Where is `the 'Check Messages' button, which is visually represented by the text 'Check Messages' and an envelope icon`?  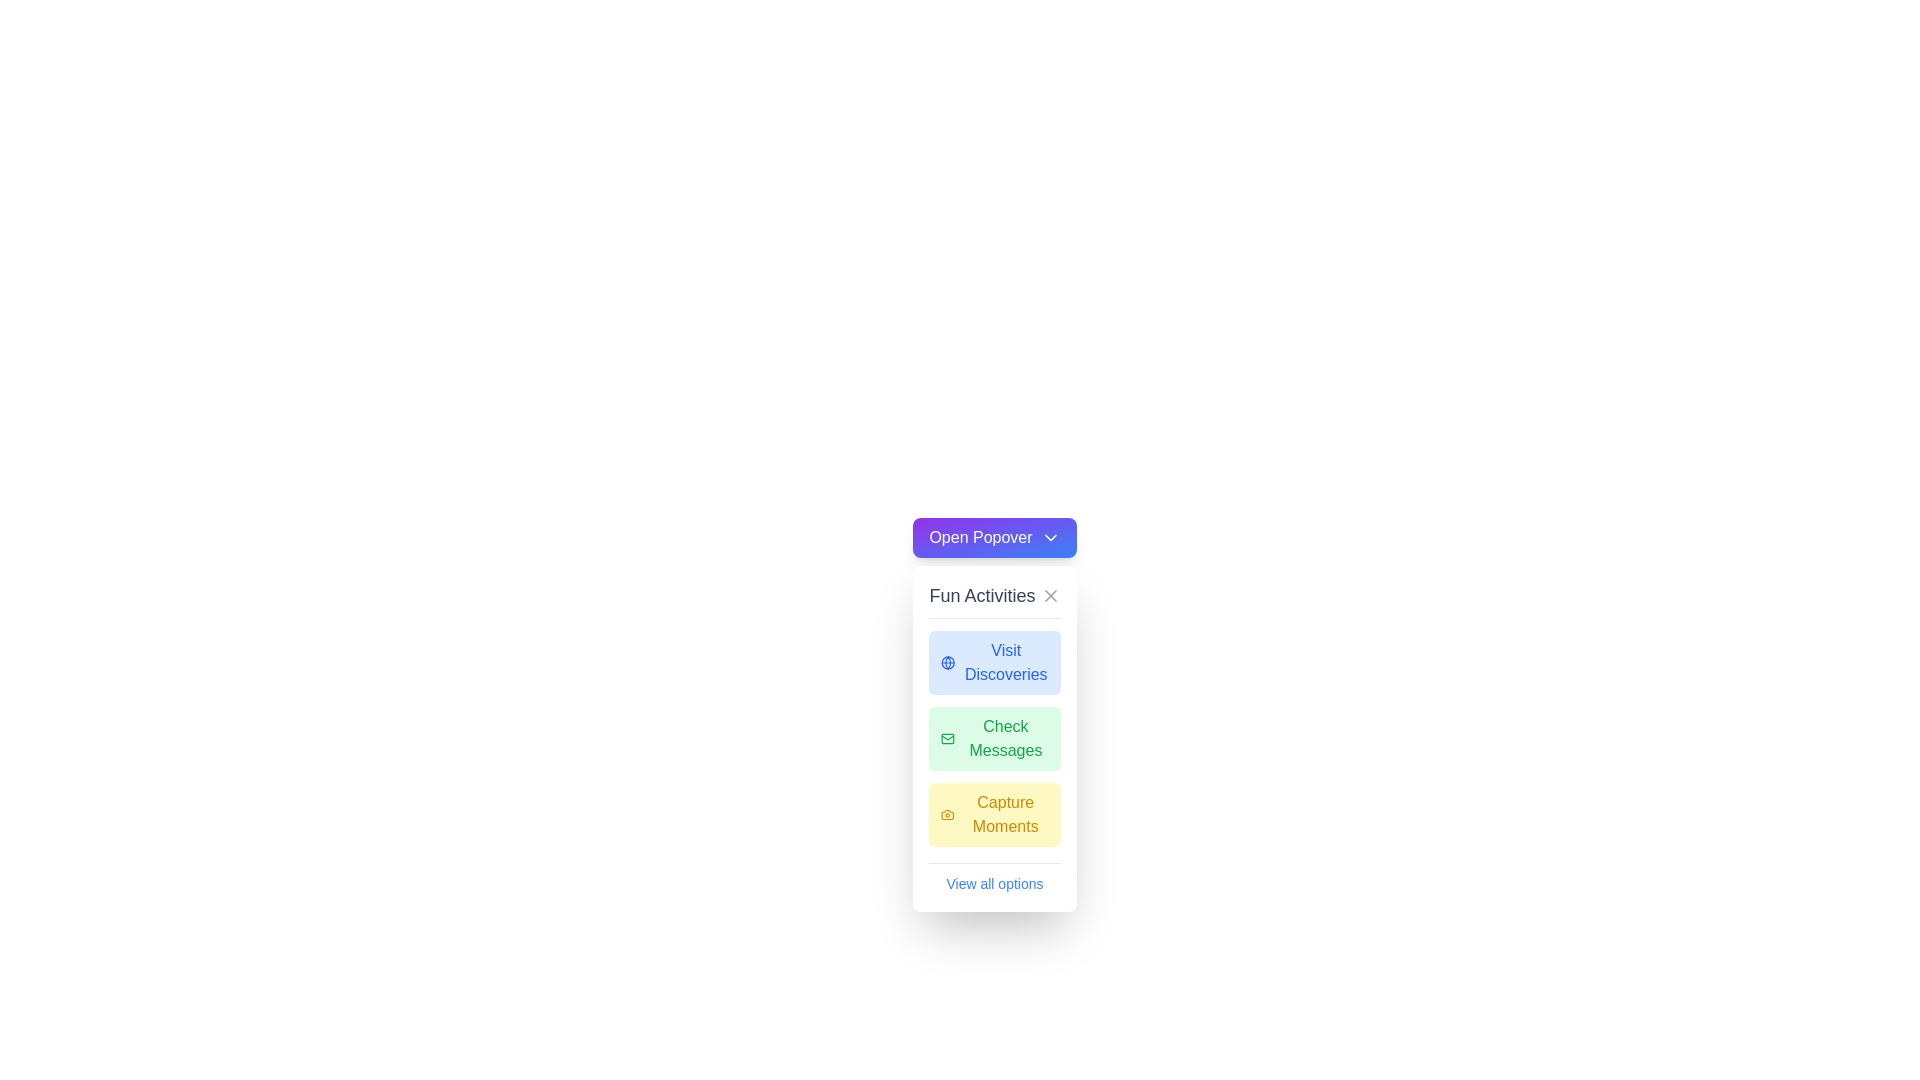
the 'Check Messages' button, which is visually represented by the text 'Check Messages' and an envelope icon is located at coordinates (994, 739).